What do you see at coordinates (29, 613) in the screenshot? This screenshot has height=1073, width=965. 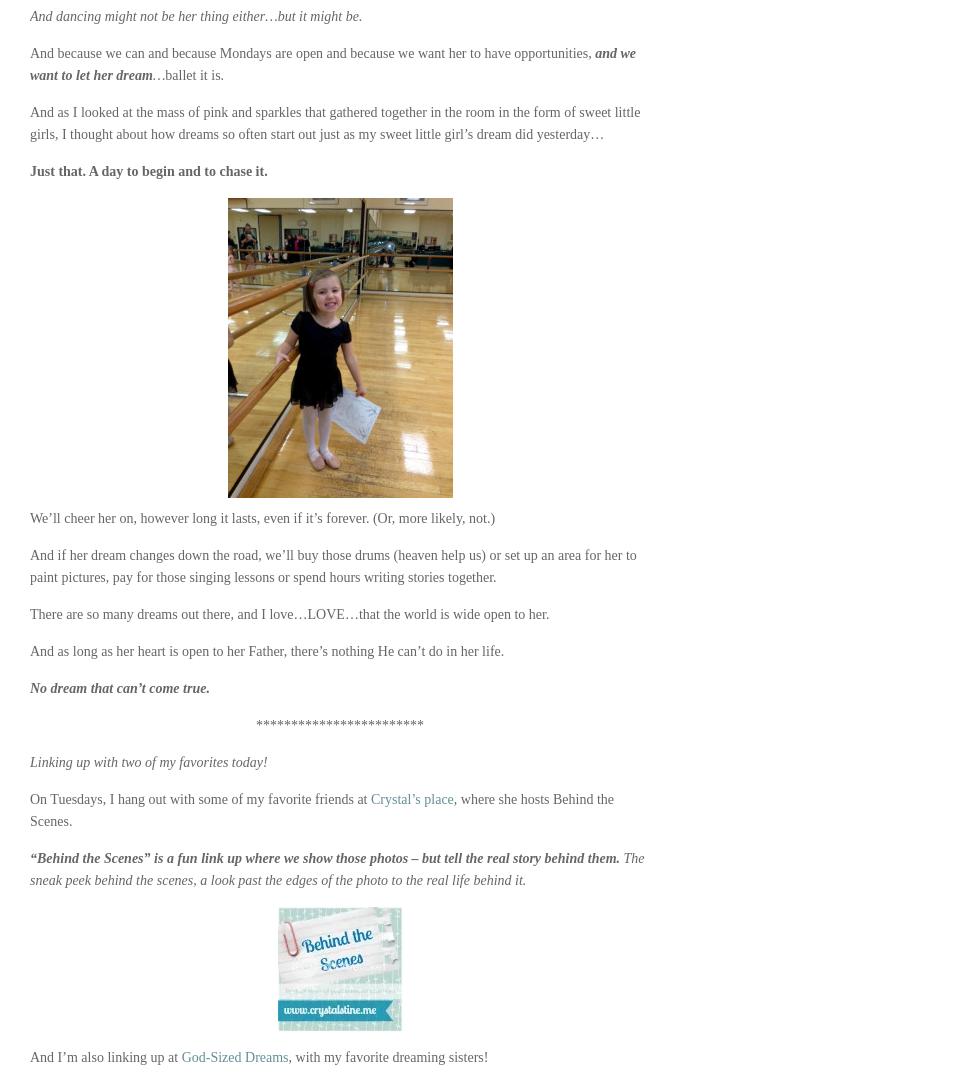 I see `'There are so many dreams out there, and I love…LOVE…that the world is wide open to her.'` at bounding box center [29, 613].